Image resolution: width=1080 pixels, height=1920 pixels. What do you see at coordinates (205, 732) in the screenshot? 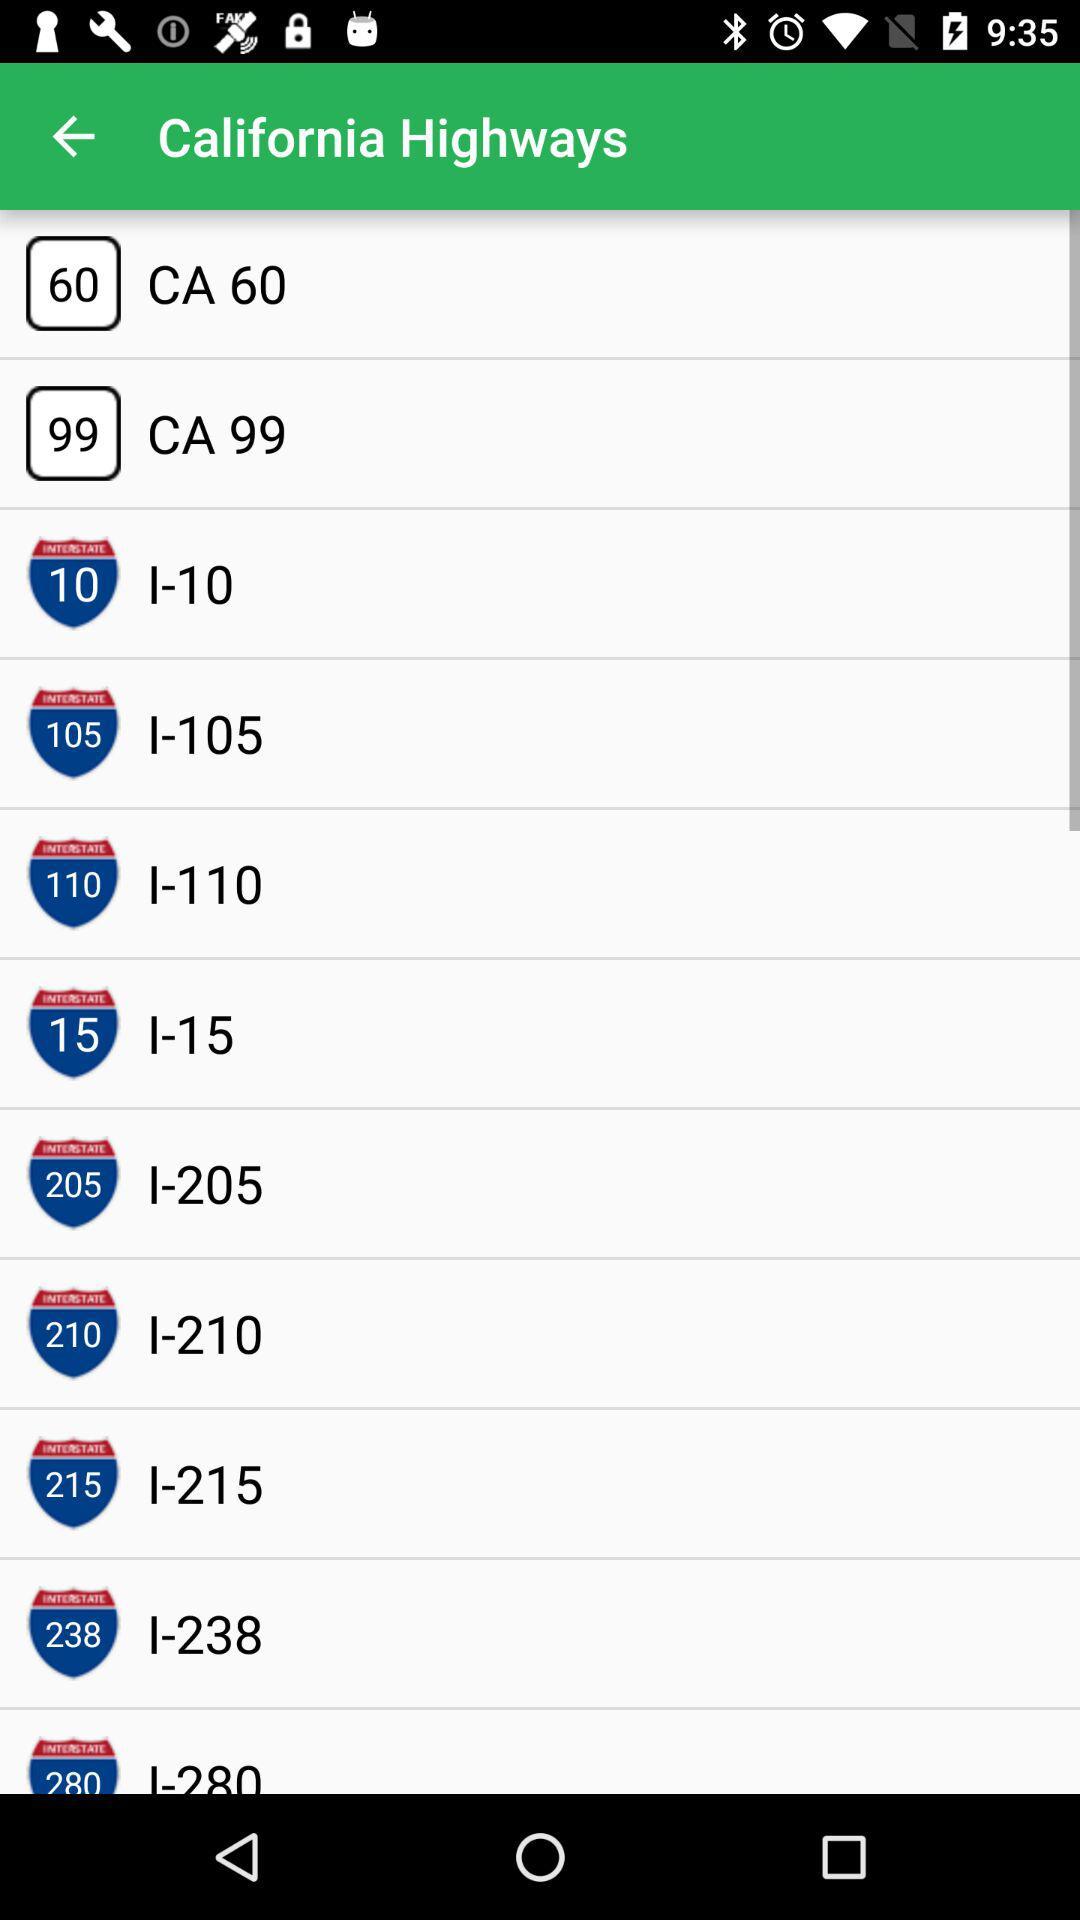
I see `icon above the i-110 icon` at bounding box center [205, 732].